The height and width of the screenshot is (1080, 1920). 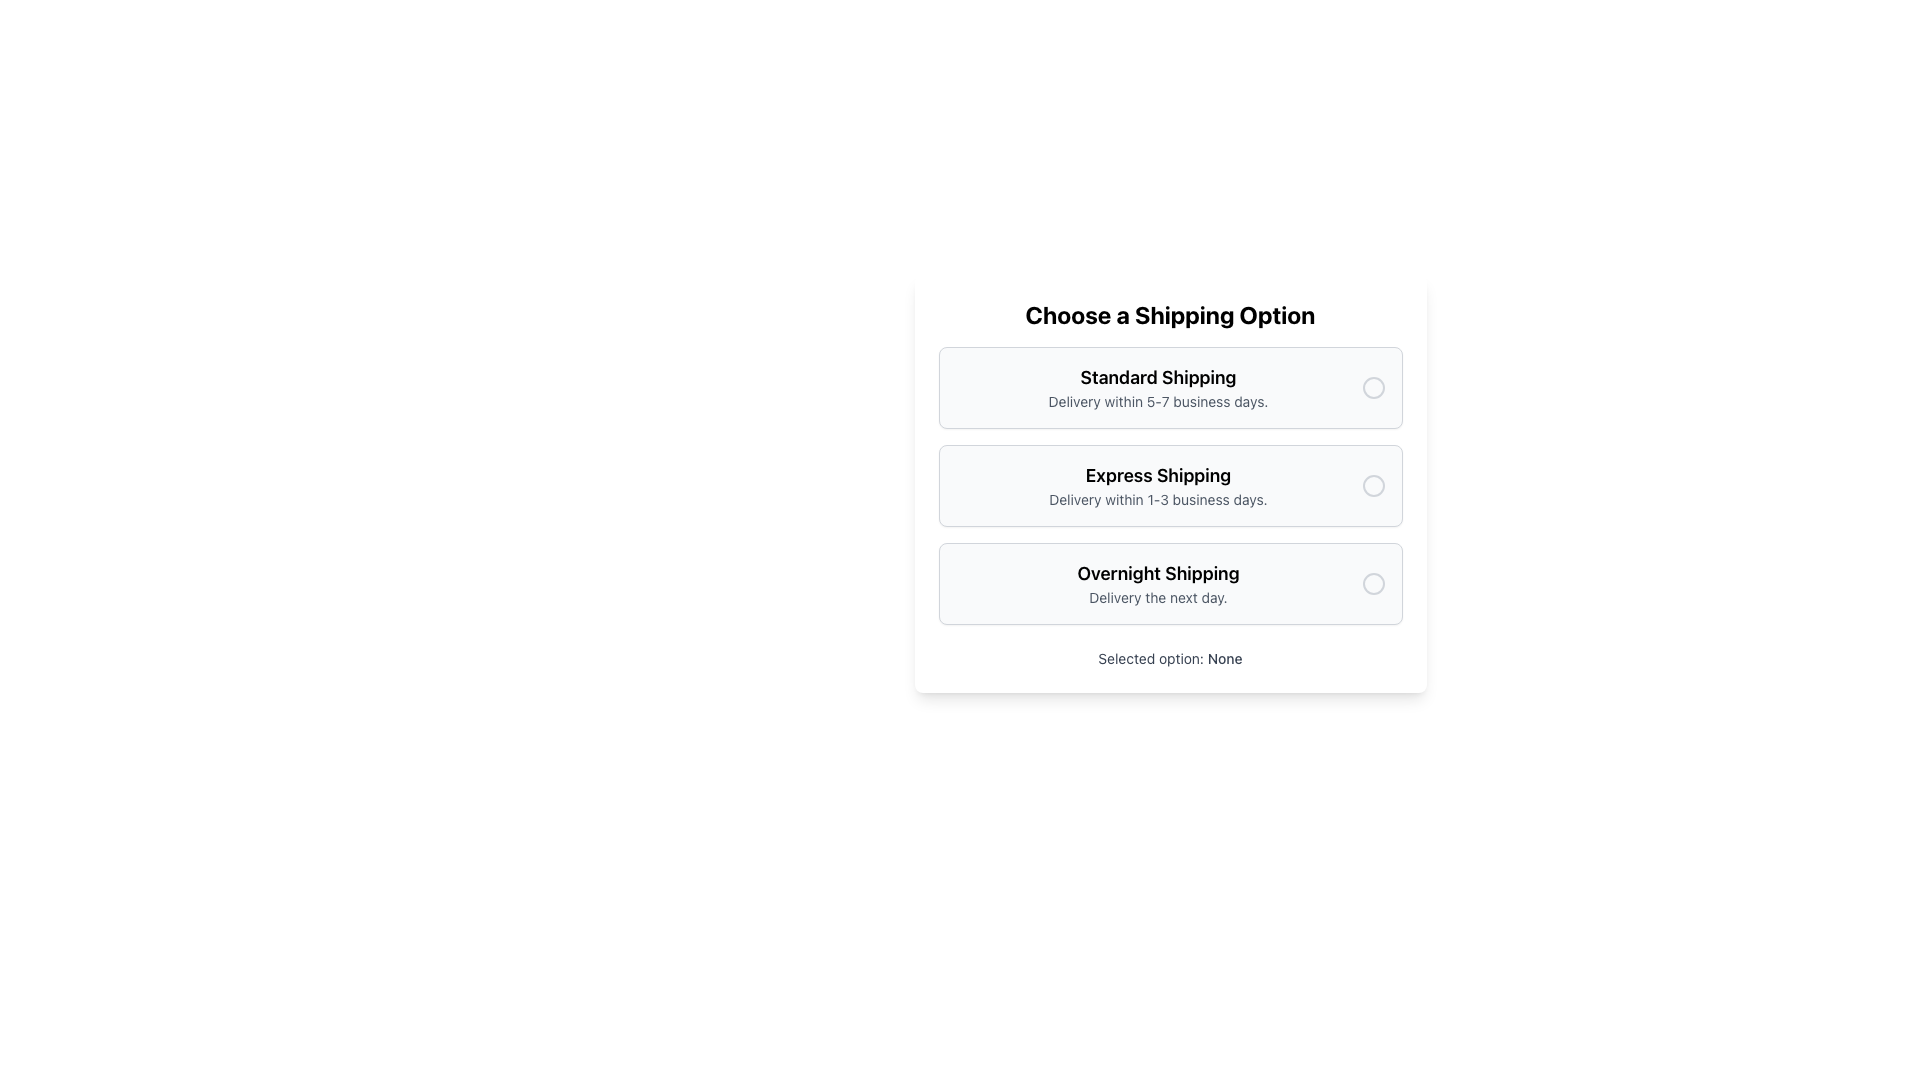 What do you see at coordinates (1158, 574) in the screenshot?
I see `text label that describes the shipping option, which is located above the text 'Delivery the next day.' in the third option group of shipping options` at bounding box center [1158, 574].